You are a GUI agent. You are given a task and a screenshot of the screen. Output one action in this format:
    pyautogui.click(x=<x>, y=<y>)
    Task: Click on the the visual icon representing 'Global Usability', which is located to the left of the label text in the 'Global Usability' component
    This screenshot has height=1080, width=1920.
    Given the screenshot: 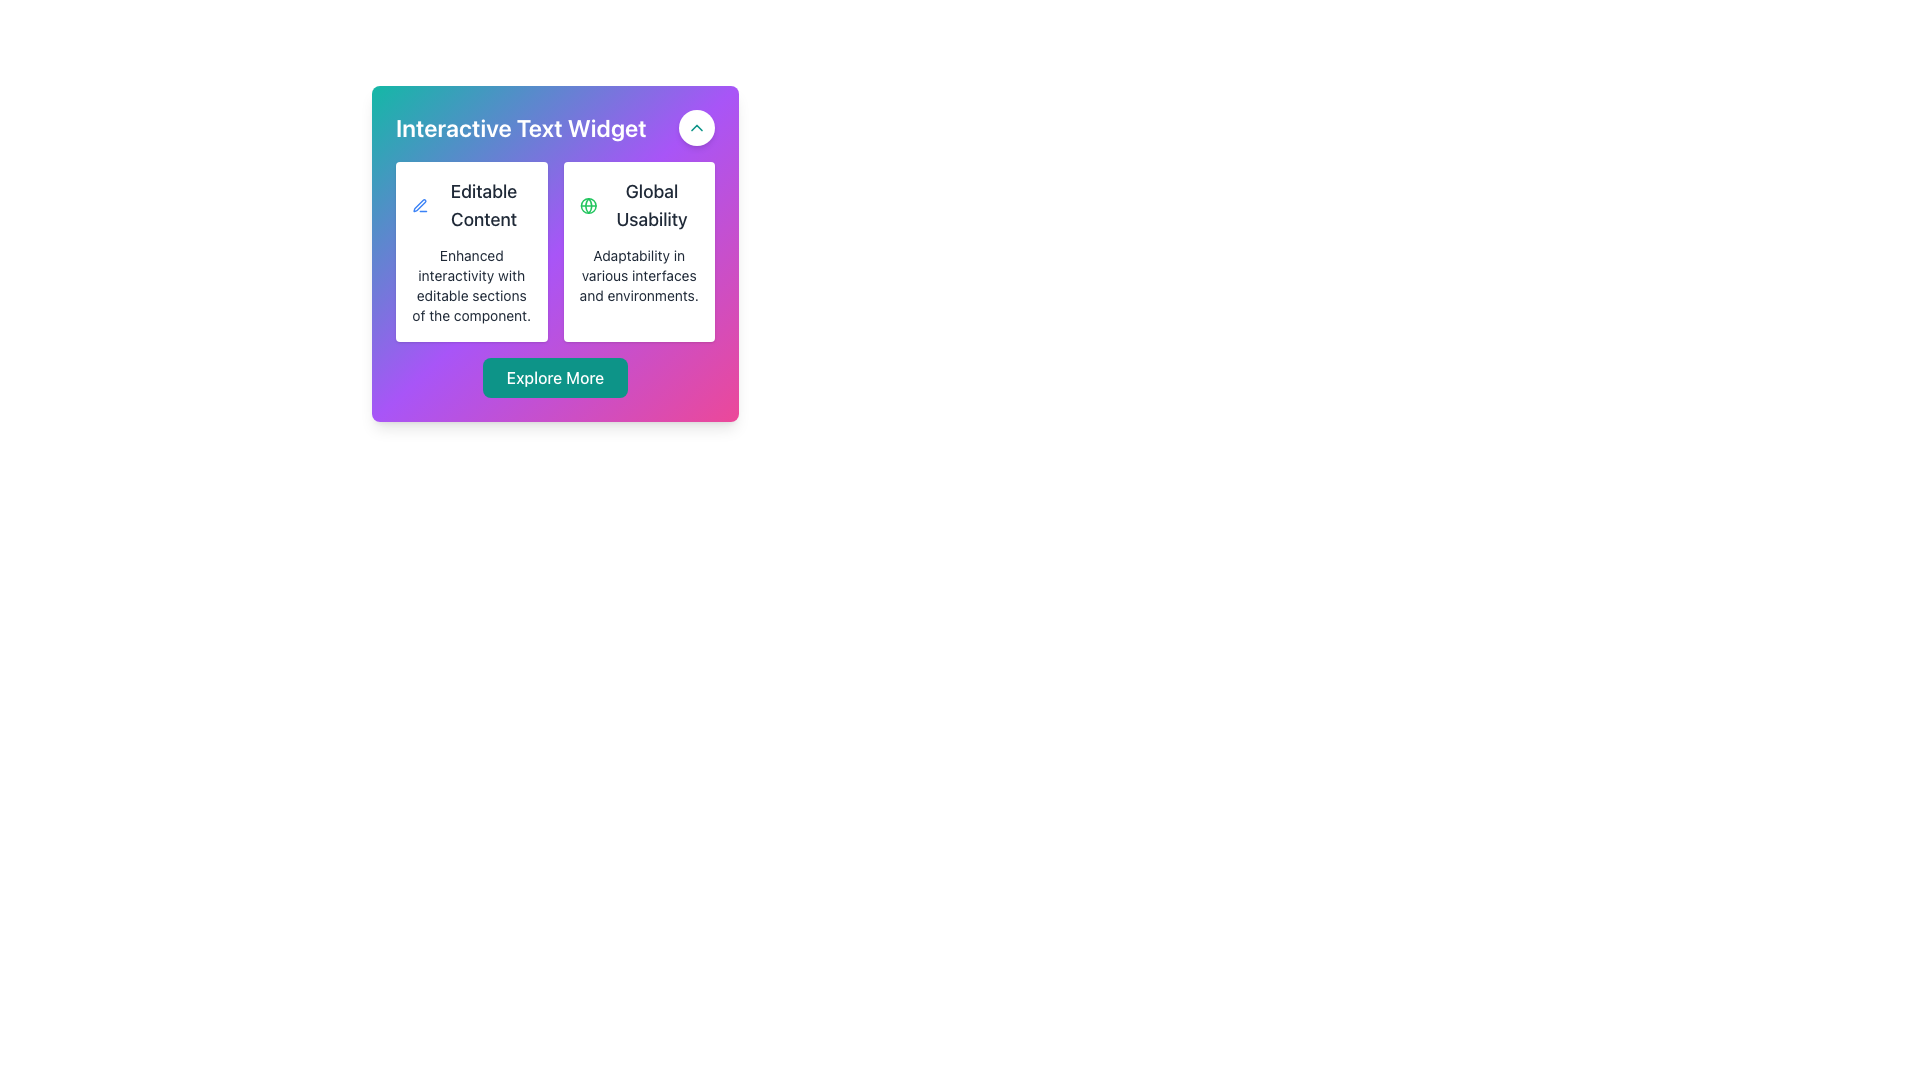 What is the action you would take?
    pyautogui.click(x=587, y=205)
    